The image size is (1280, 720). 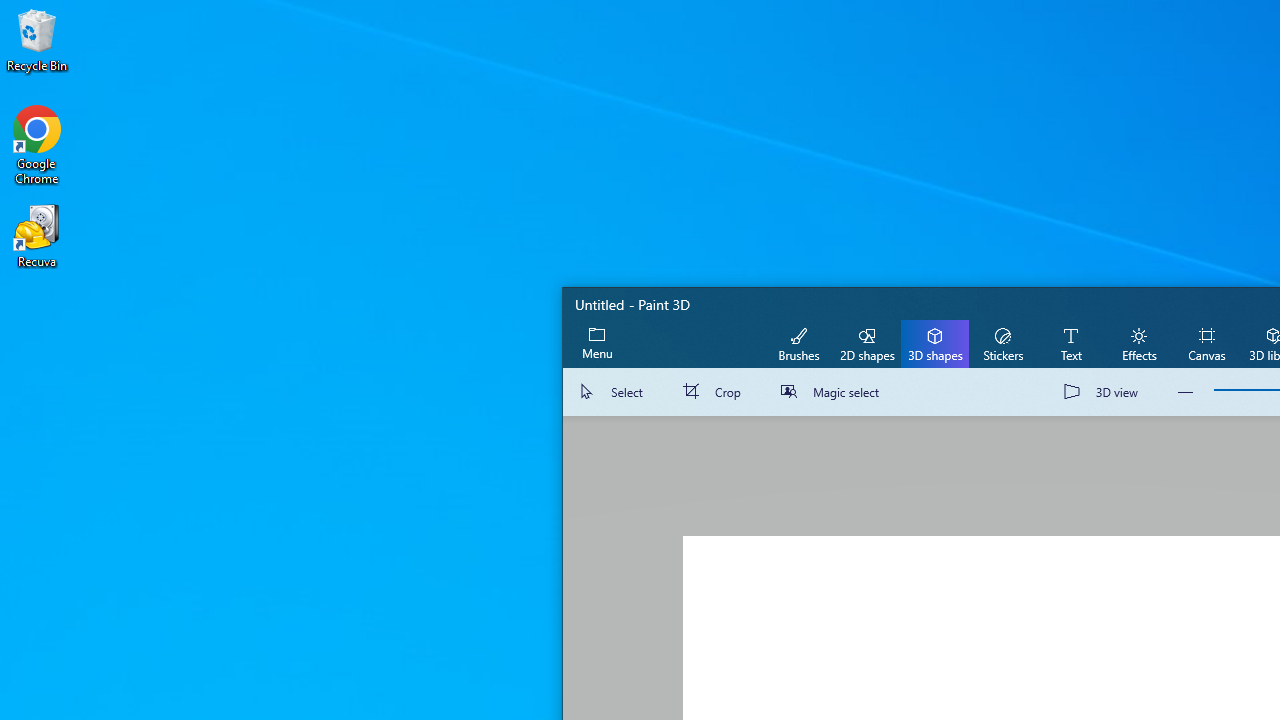 I want to click on 'Text', so click(x=1069, y=342).